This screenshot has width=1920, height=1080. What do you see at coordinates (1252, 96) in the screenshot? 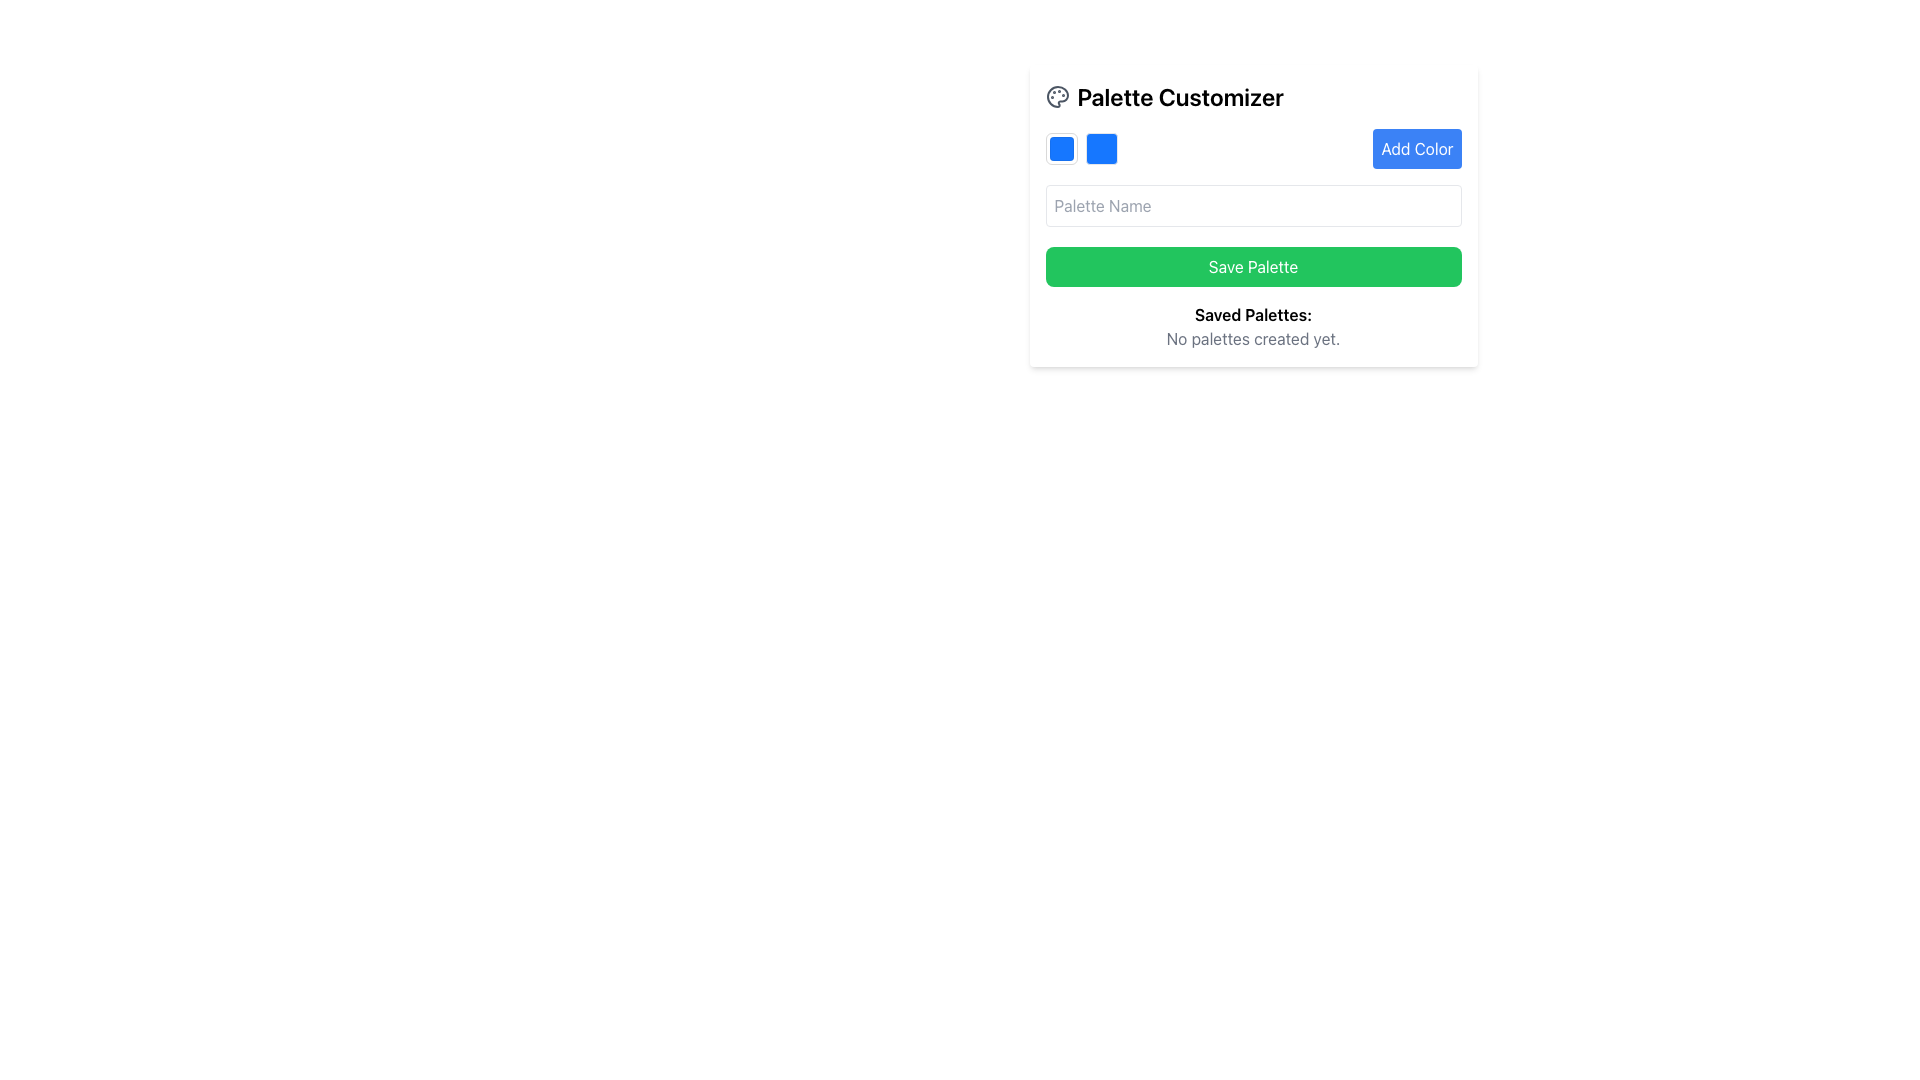
I see `text of the bold, large heading located at the top of the palette customization section, positioned above the 'Add Color' button` at bounding box center [1252, 96].